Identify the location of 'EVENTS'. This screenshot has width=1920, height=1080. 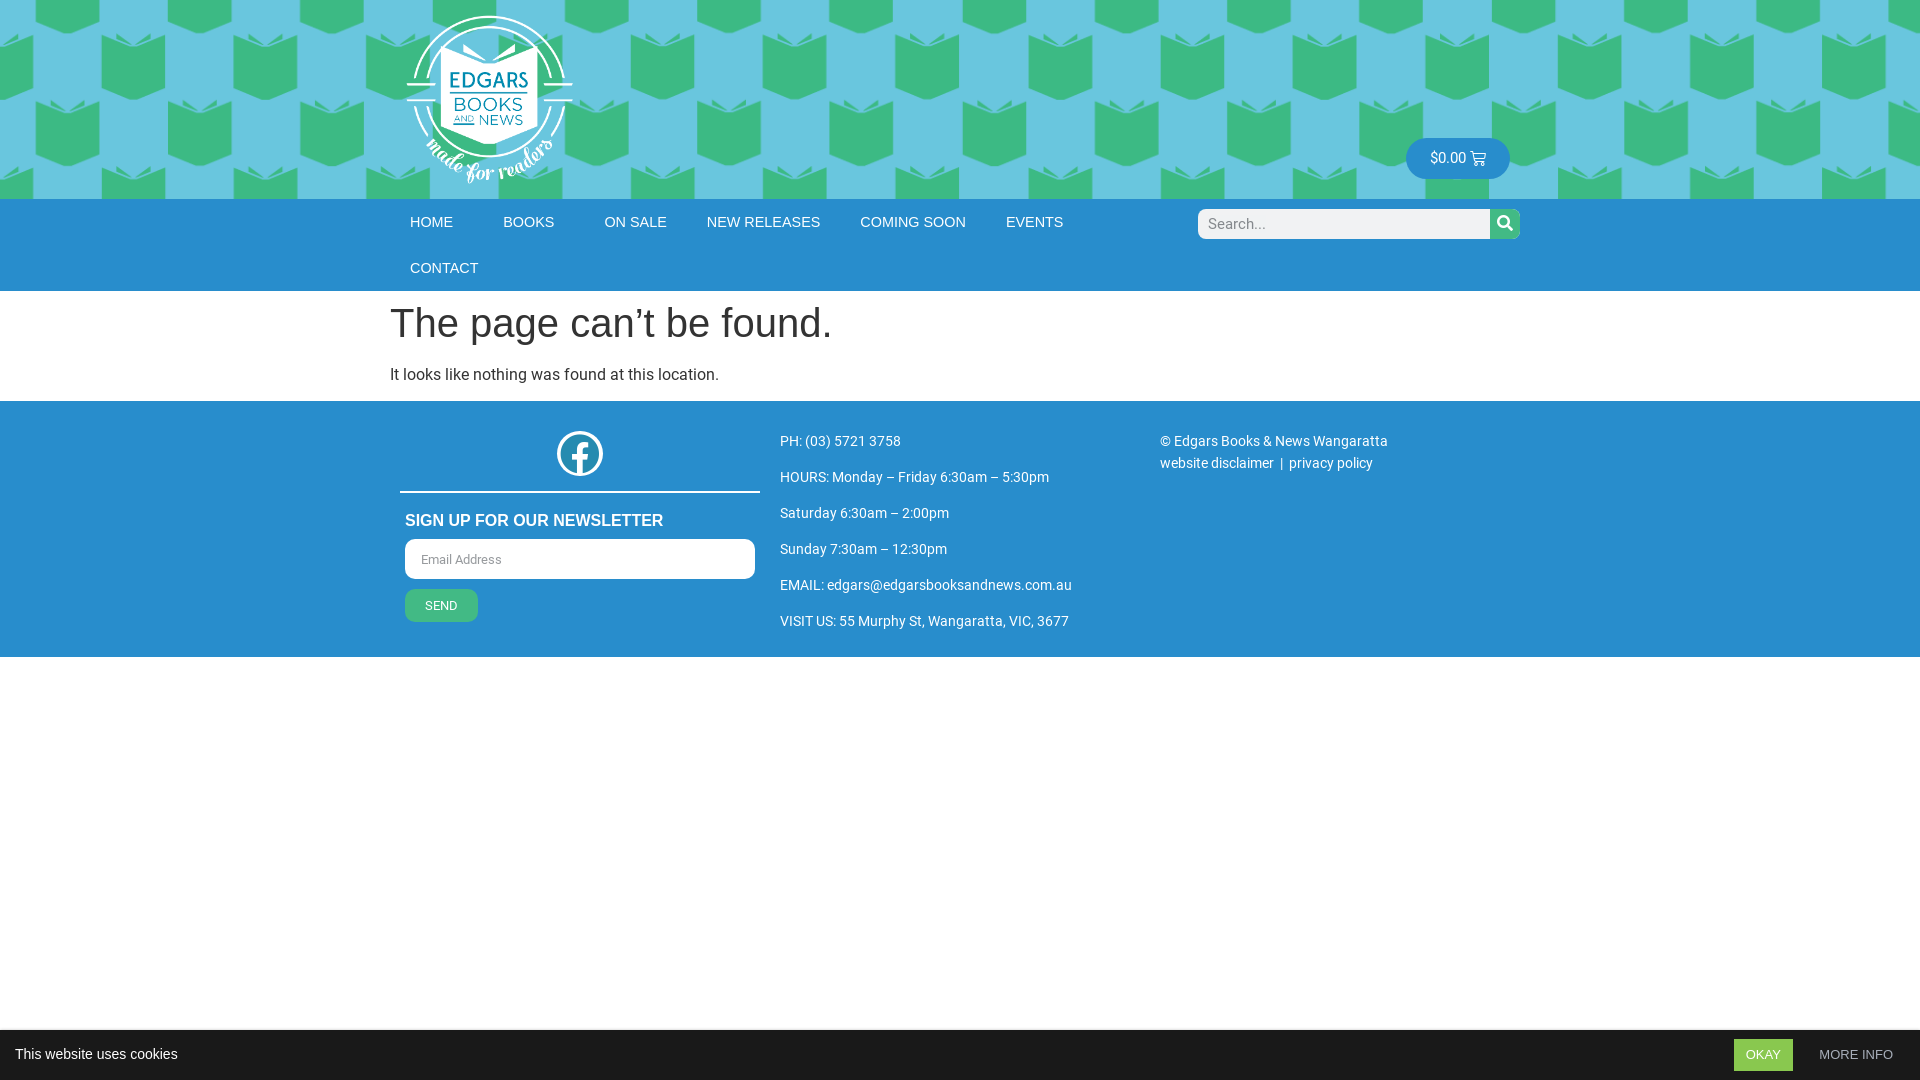
(1040, 220).